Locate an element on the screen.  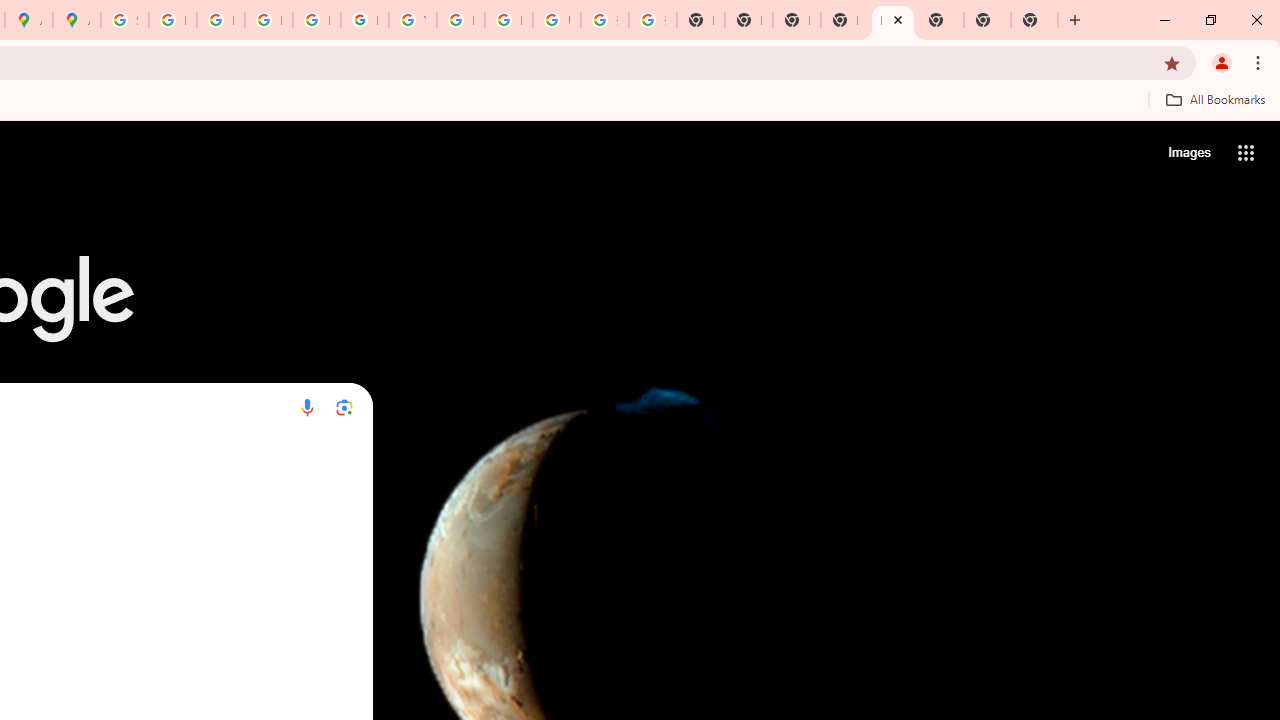
'Search by image' is located at coordinates (344, 406).